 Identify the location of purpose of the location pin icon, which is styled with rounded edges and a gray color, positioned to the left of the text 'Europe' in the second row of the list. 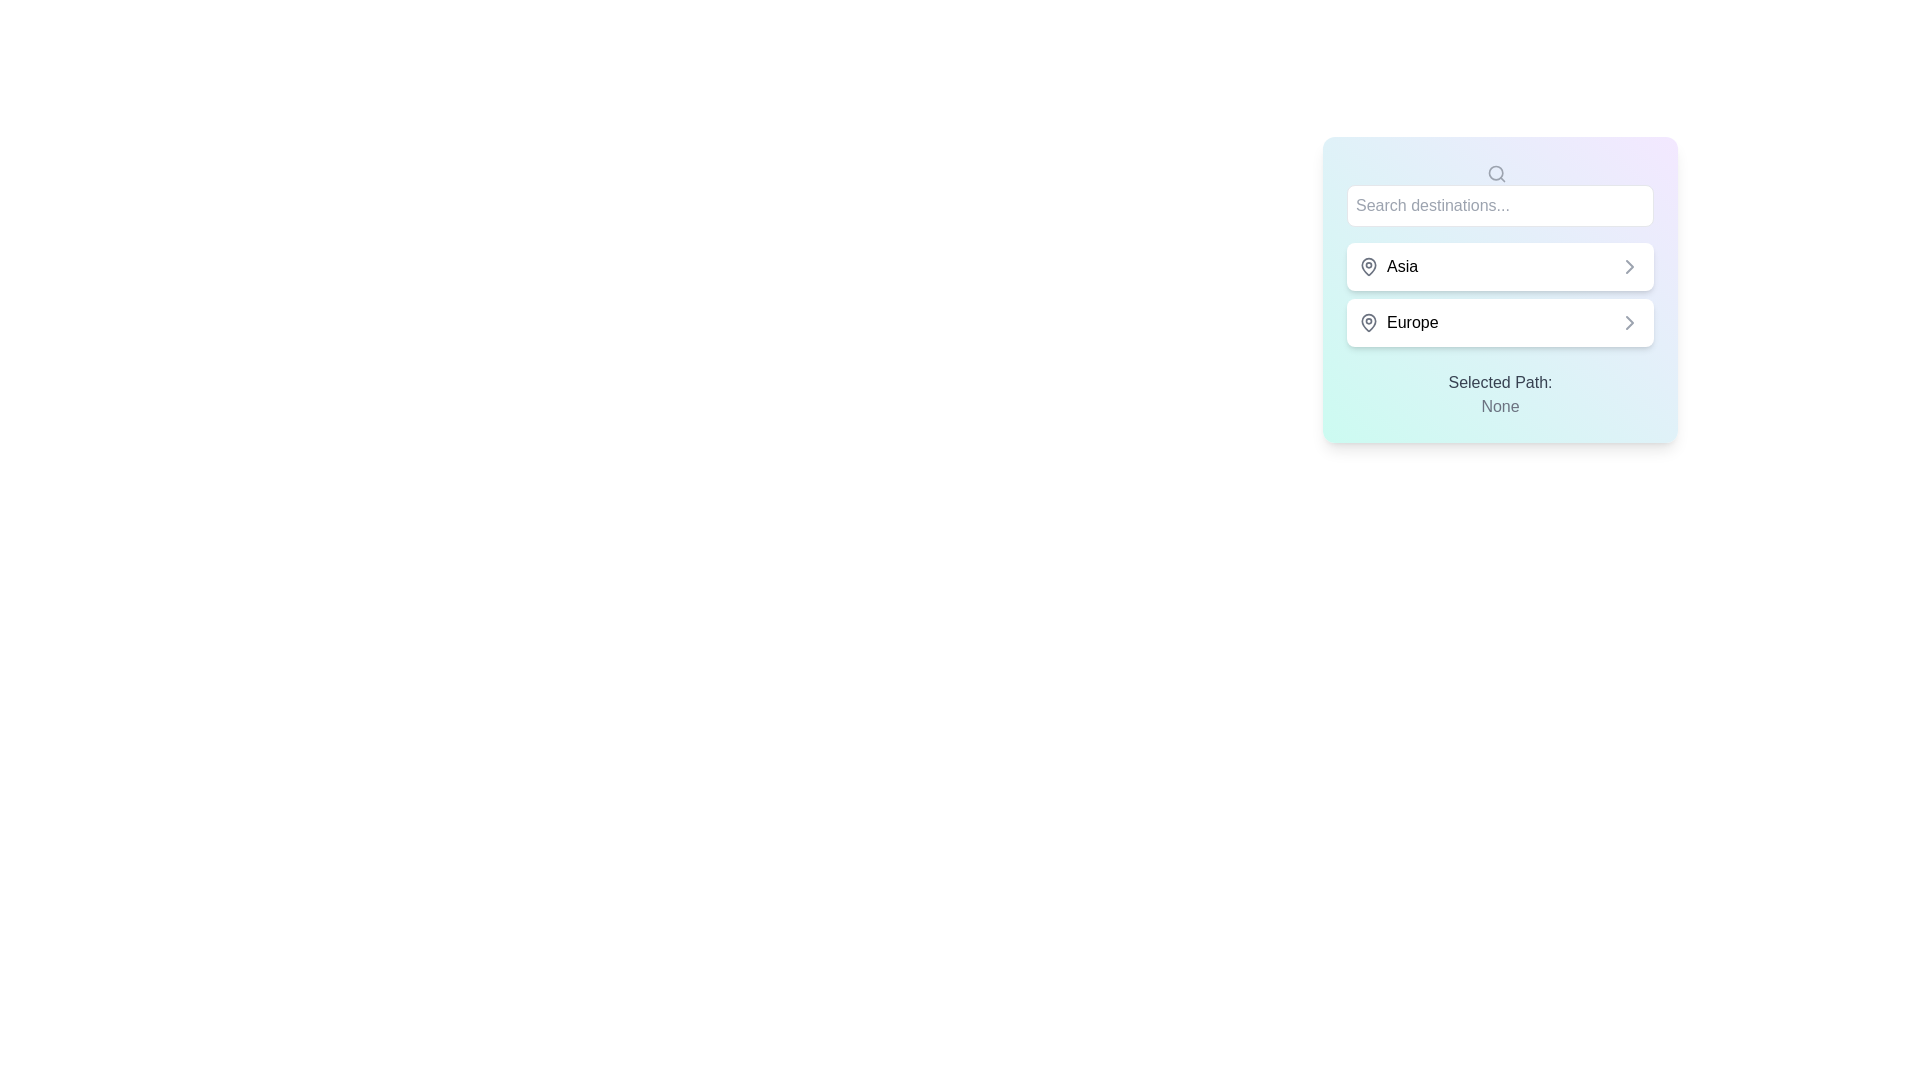
(1367, 322).